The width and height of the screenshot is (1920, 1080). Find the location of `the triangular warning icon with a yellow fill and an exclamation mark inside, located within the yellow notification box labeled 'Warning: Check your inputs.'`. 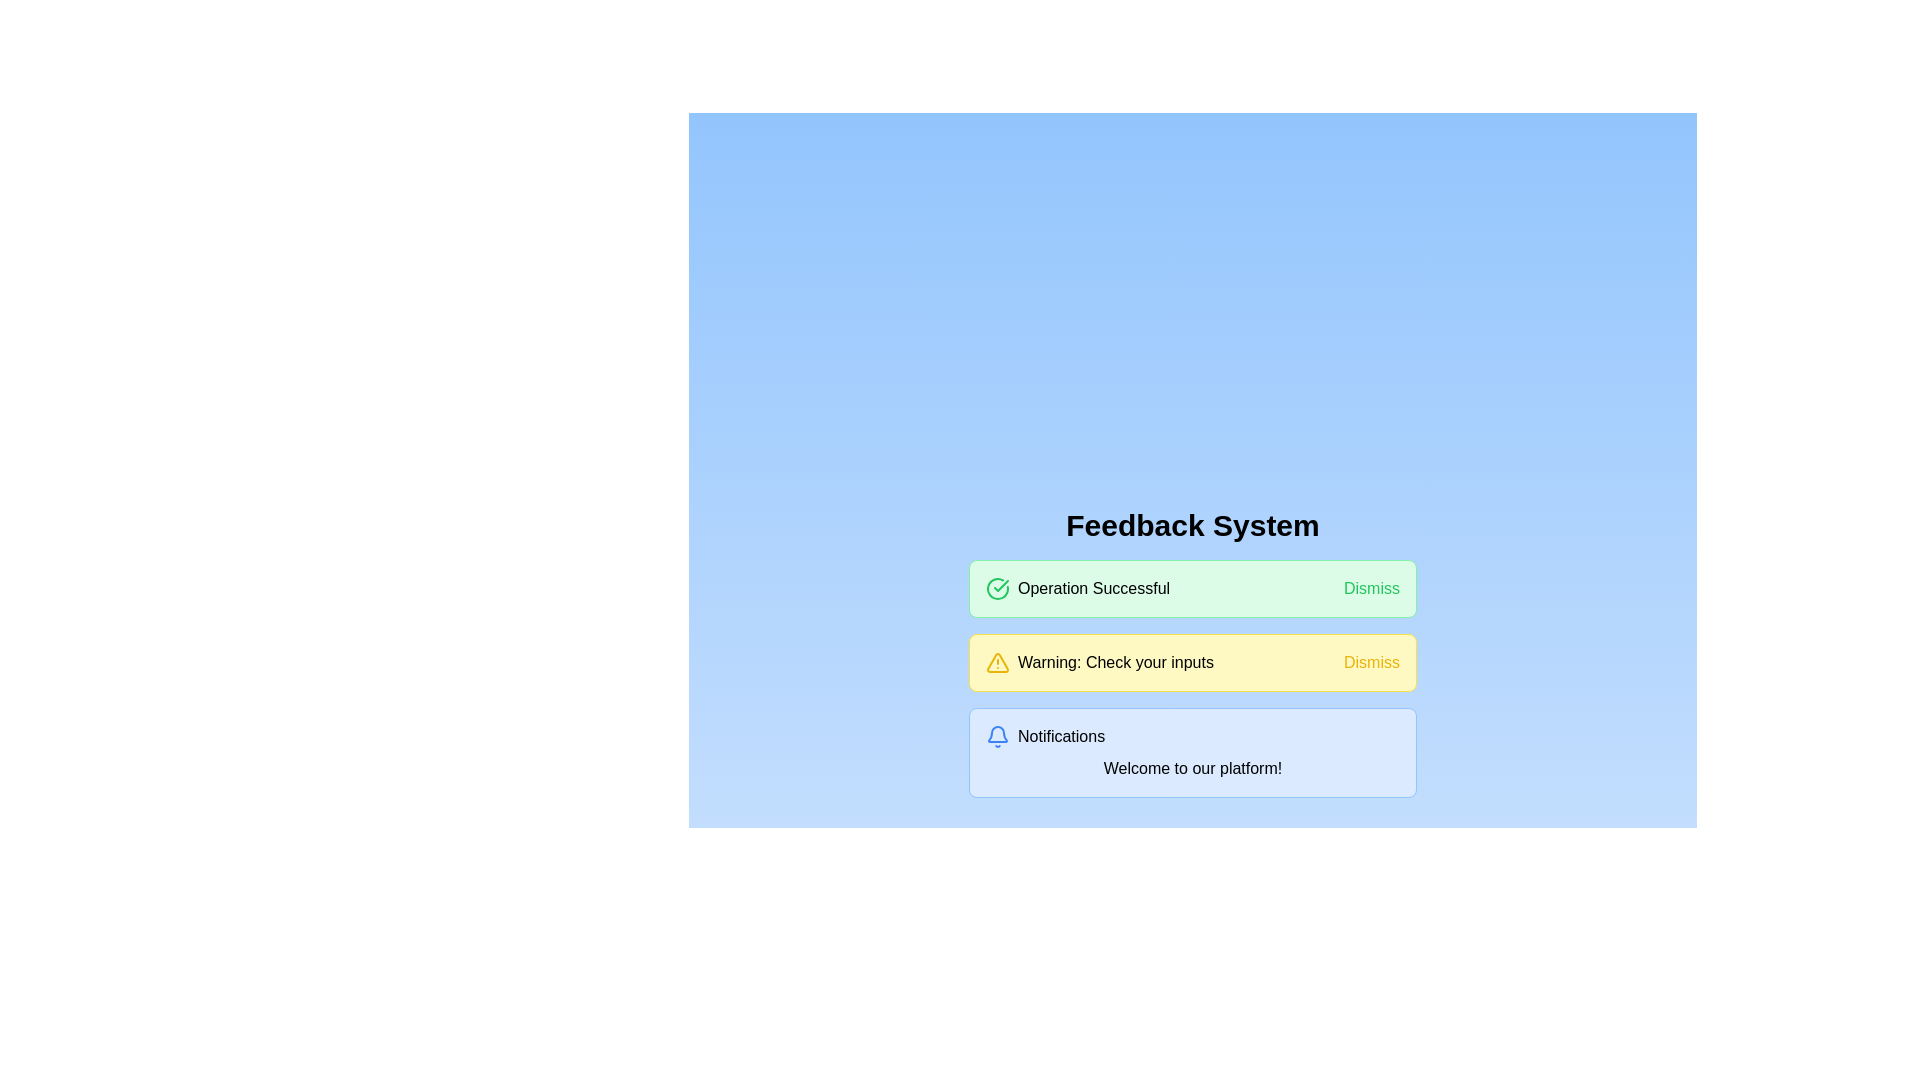

the triangular warning icon with a yellow fill and an exclamation mark inside, located within the yellow notification box labeled 'Warning: Check your inputs.' is located at coordinates (998, 663).